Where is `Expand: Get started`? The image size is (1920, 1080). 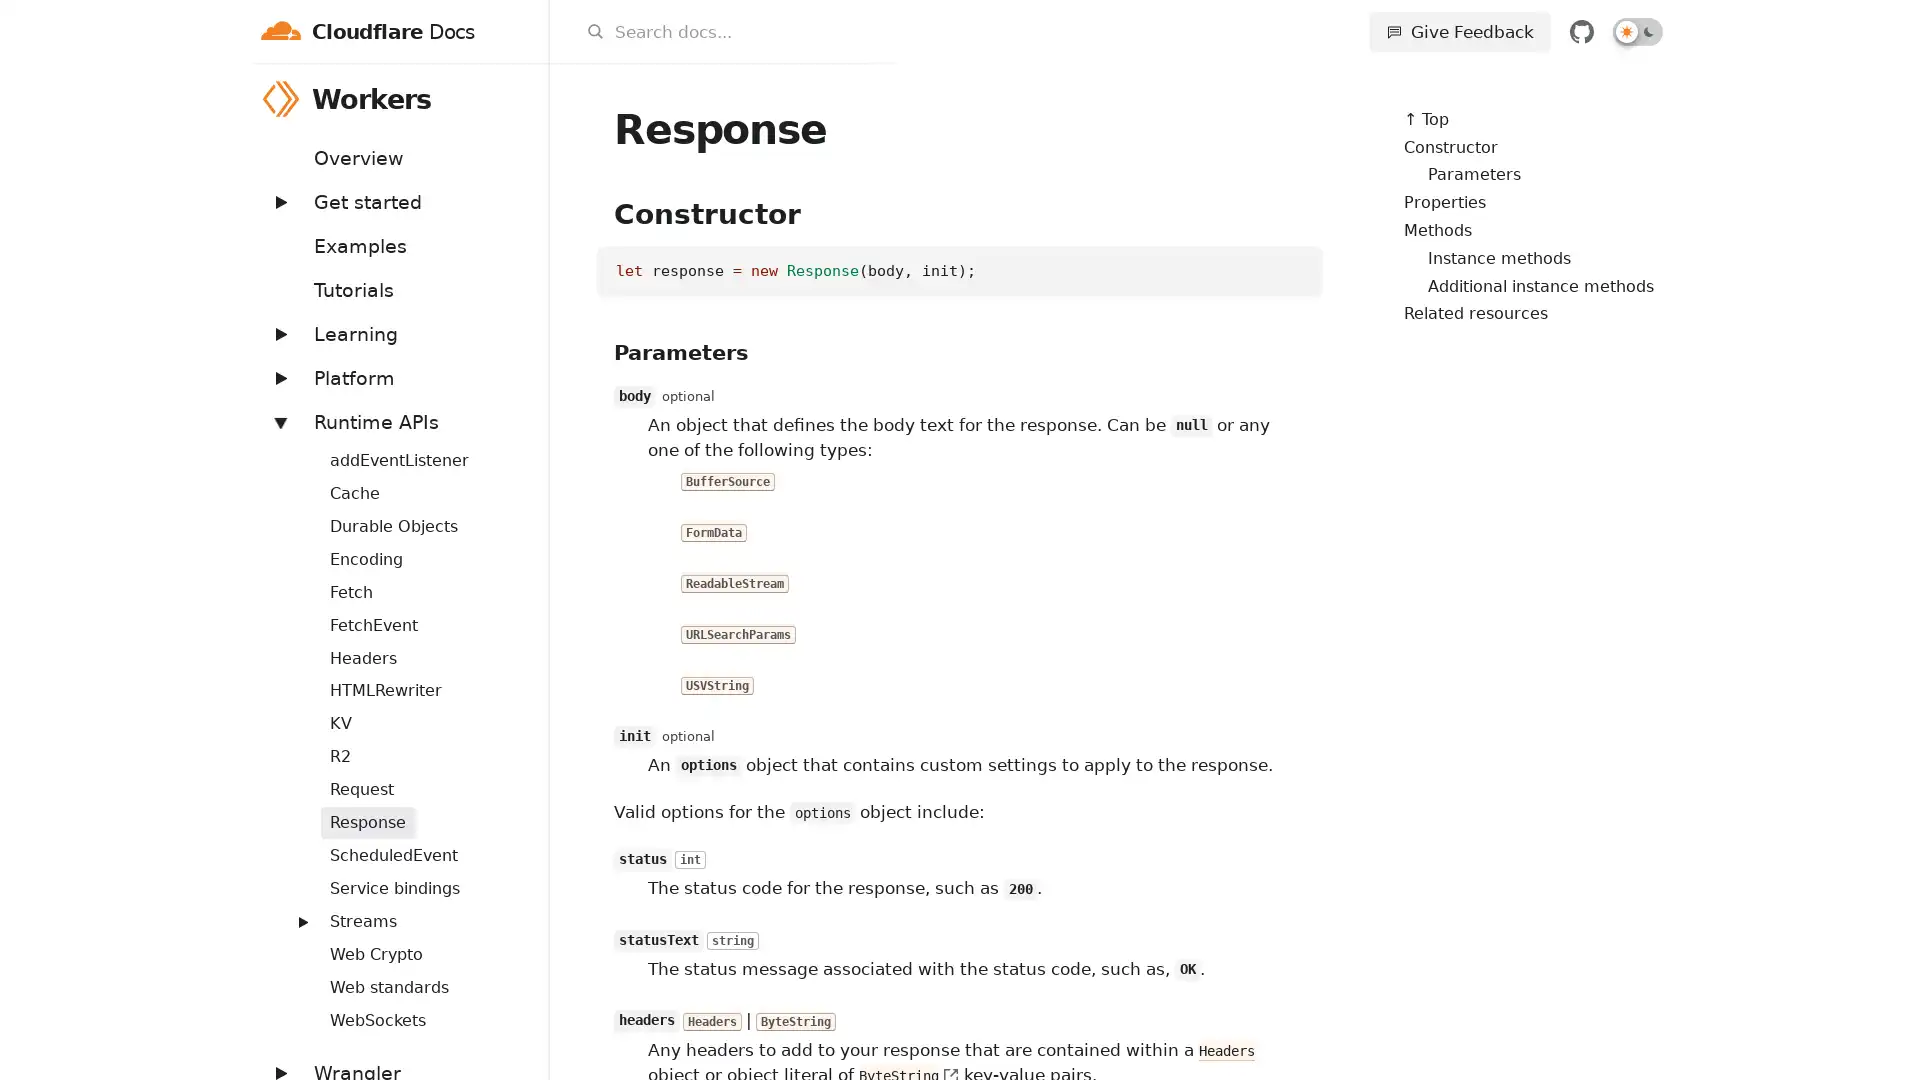 Expand: Get started is located at coordinates (278, 201).